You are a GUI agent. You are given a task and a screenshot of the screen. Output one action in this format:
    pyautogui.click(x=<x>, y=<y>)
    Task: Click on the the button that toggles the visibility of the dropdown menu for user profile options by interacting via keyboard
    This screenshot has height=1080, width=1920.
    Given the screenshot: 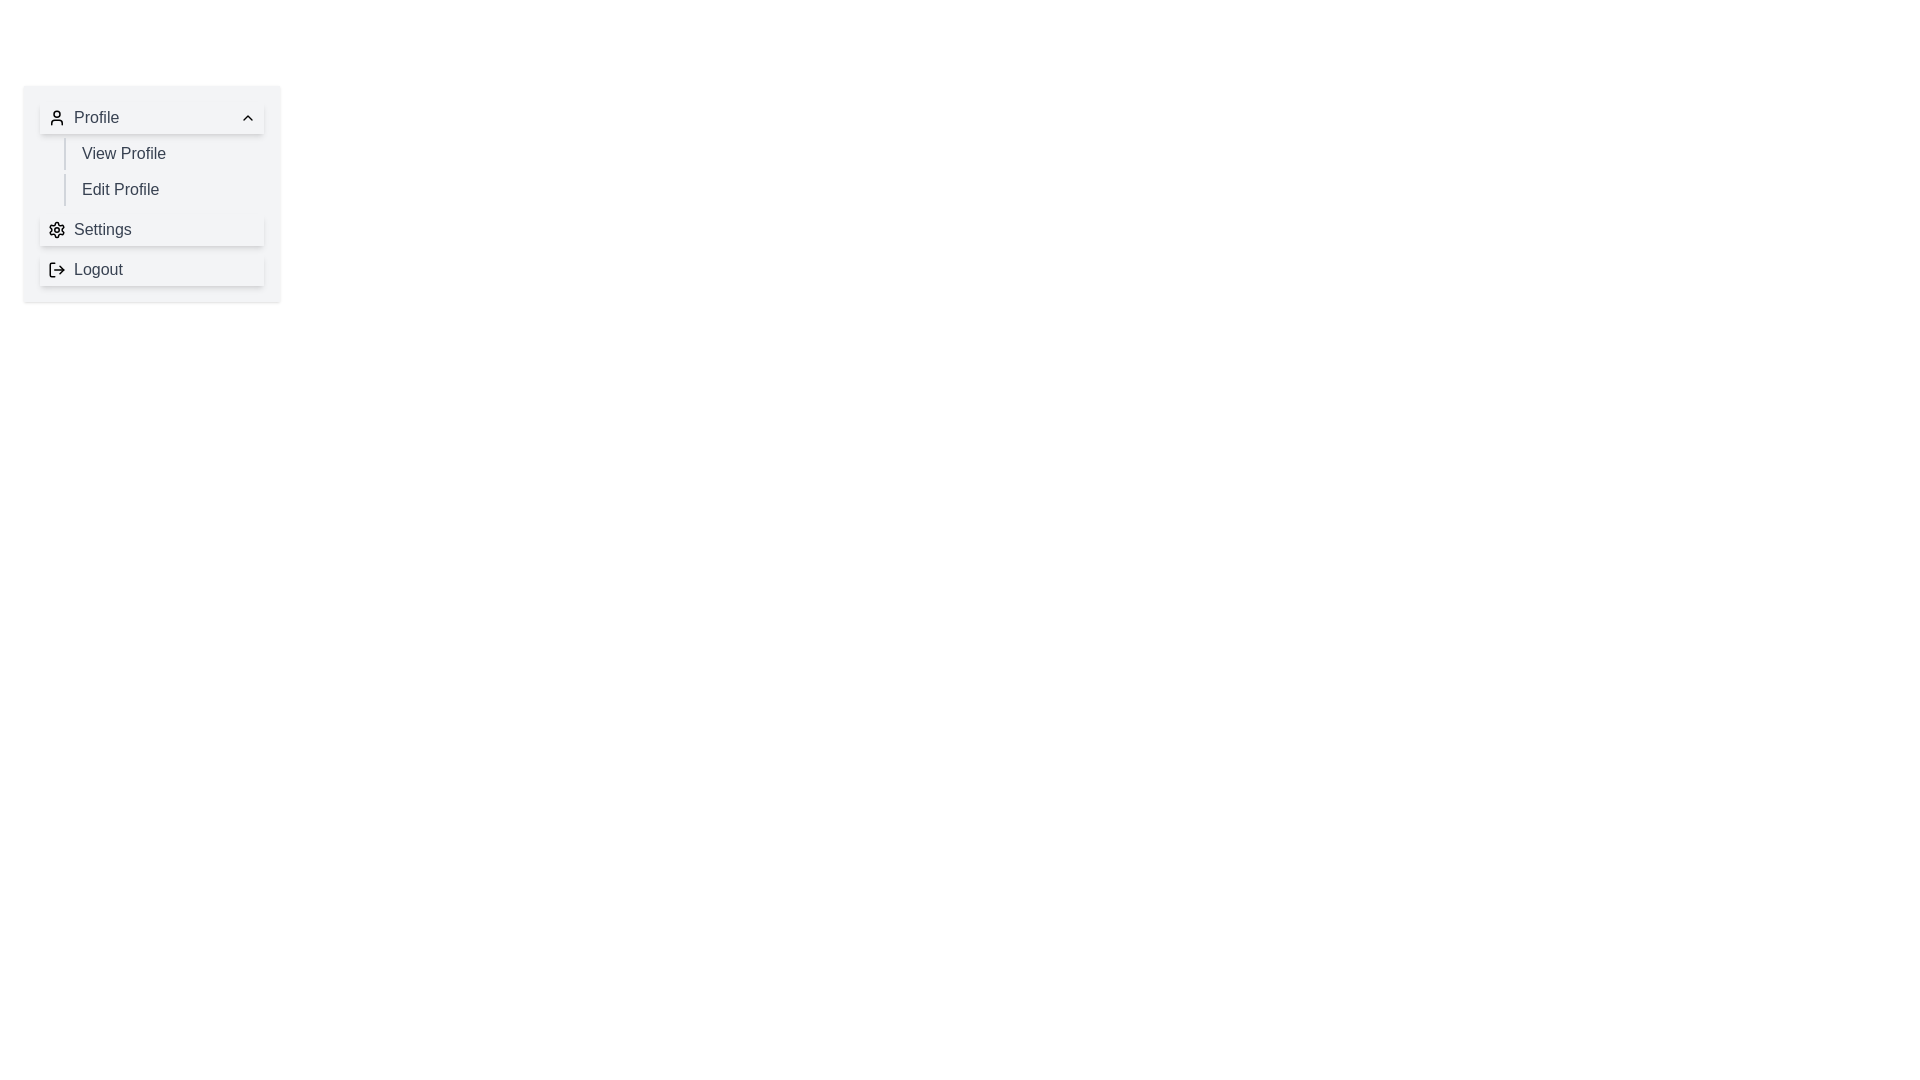 What is the action you would take?
    pyautogui.click(x=151, y=118)
    